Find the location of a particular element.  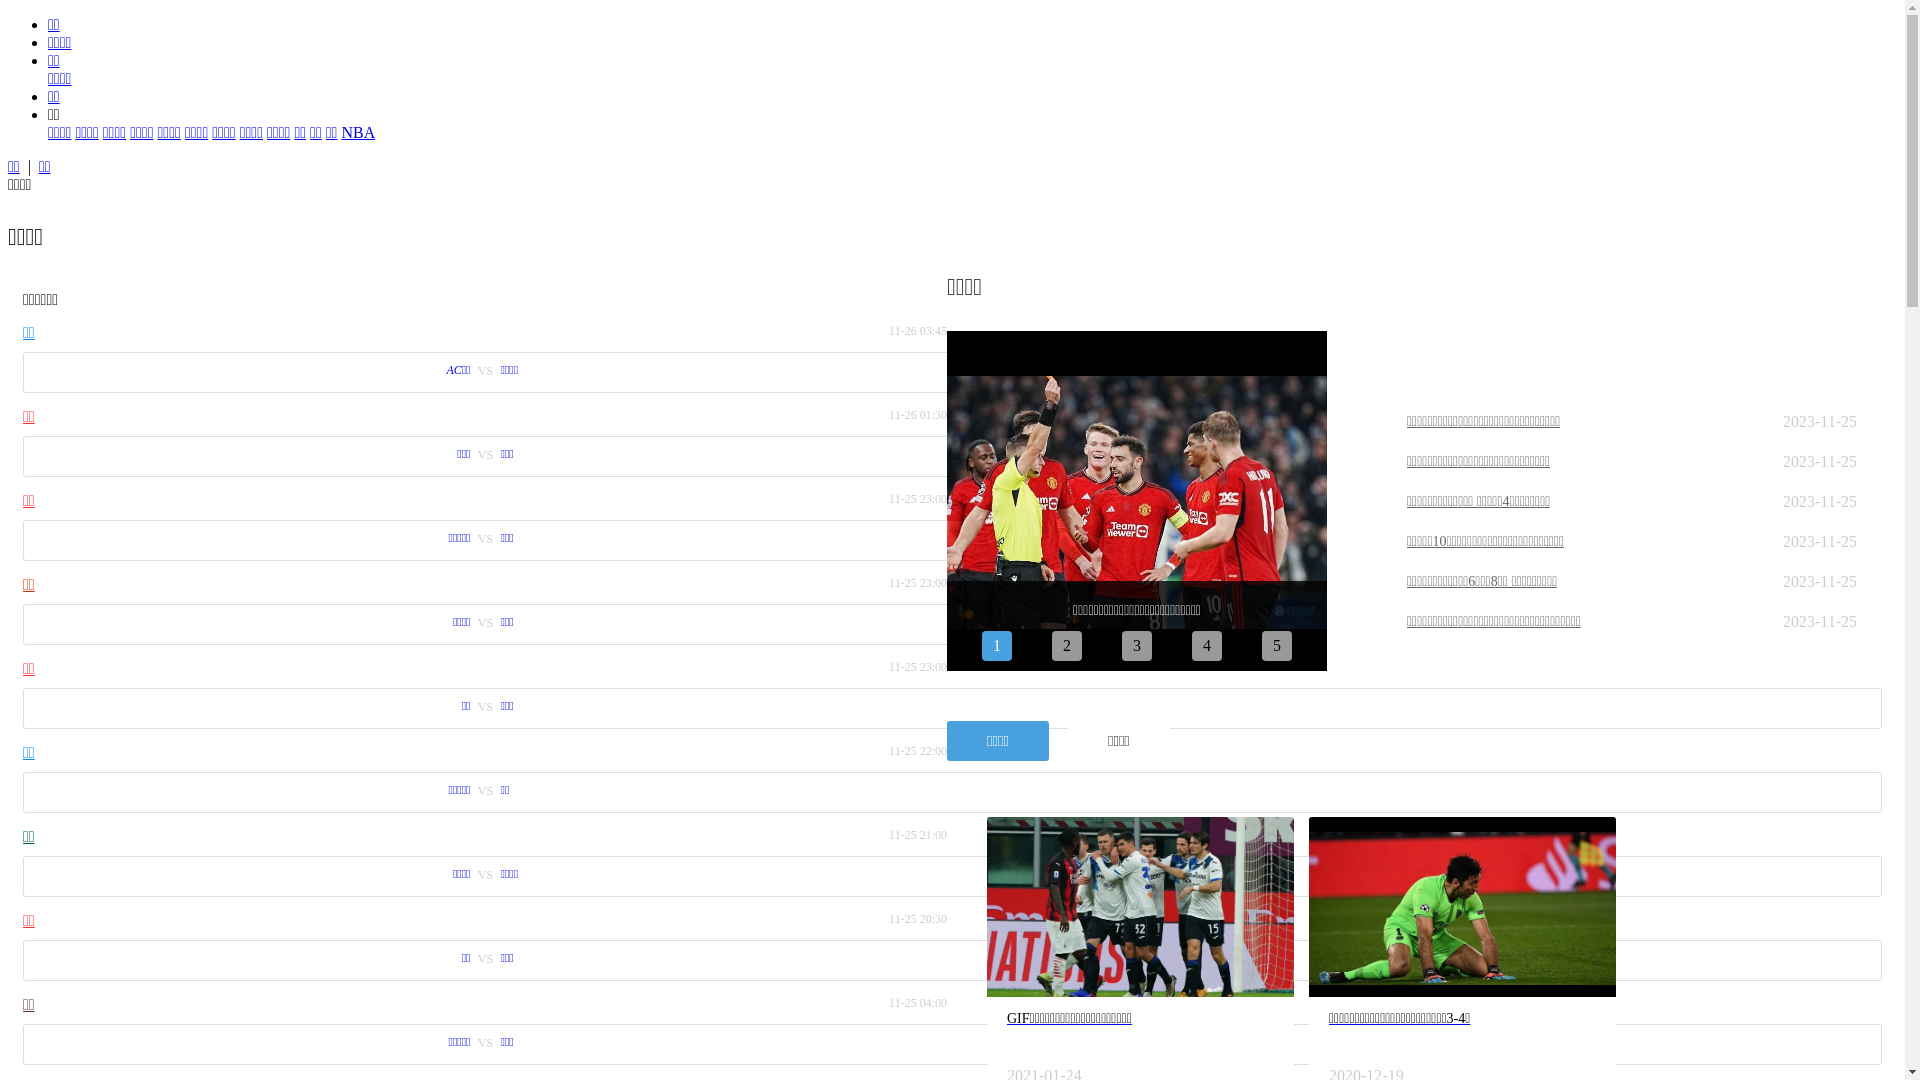

'NBA' is located at coordinates (358, 132).